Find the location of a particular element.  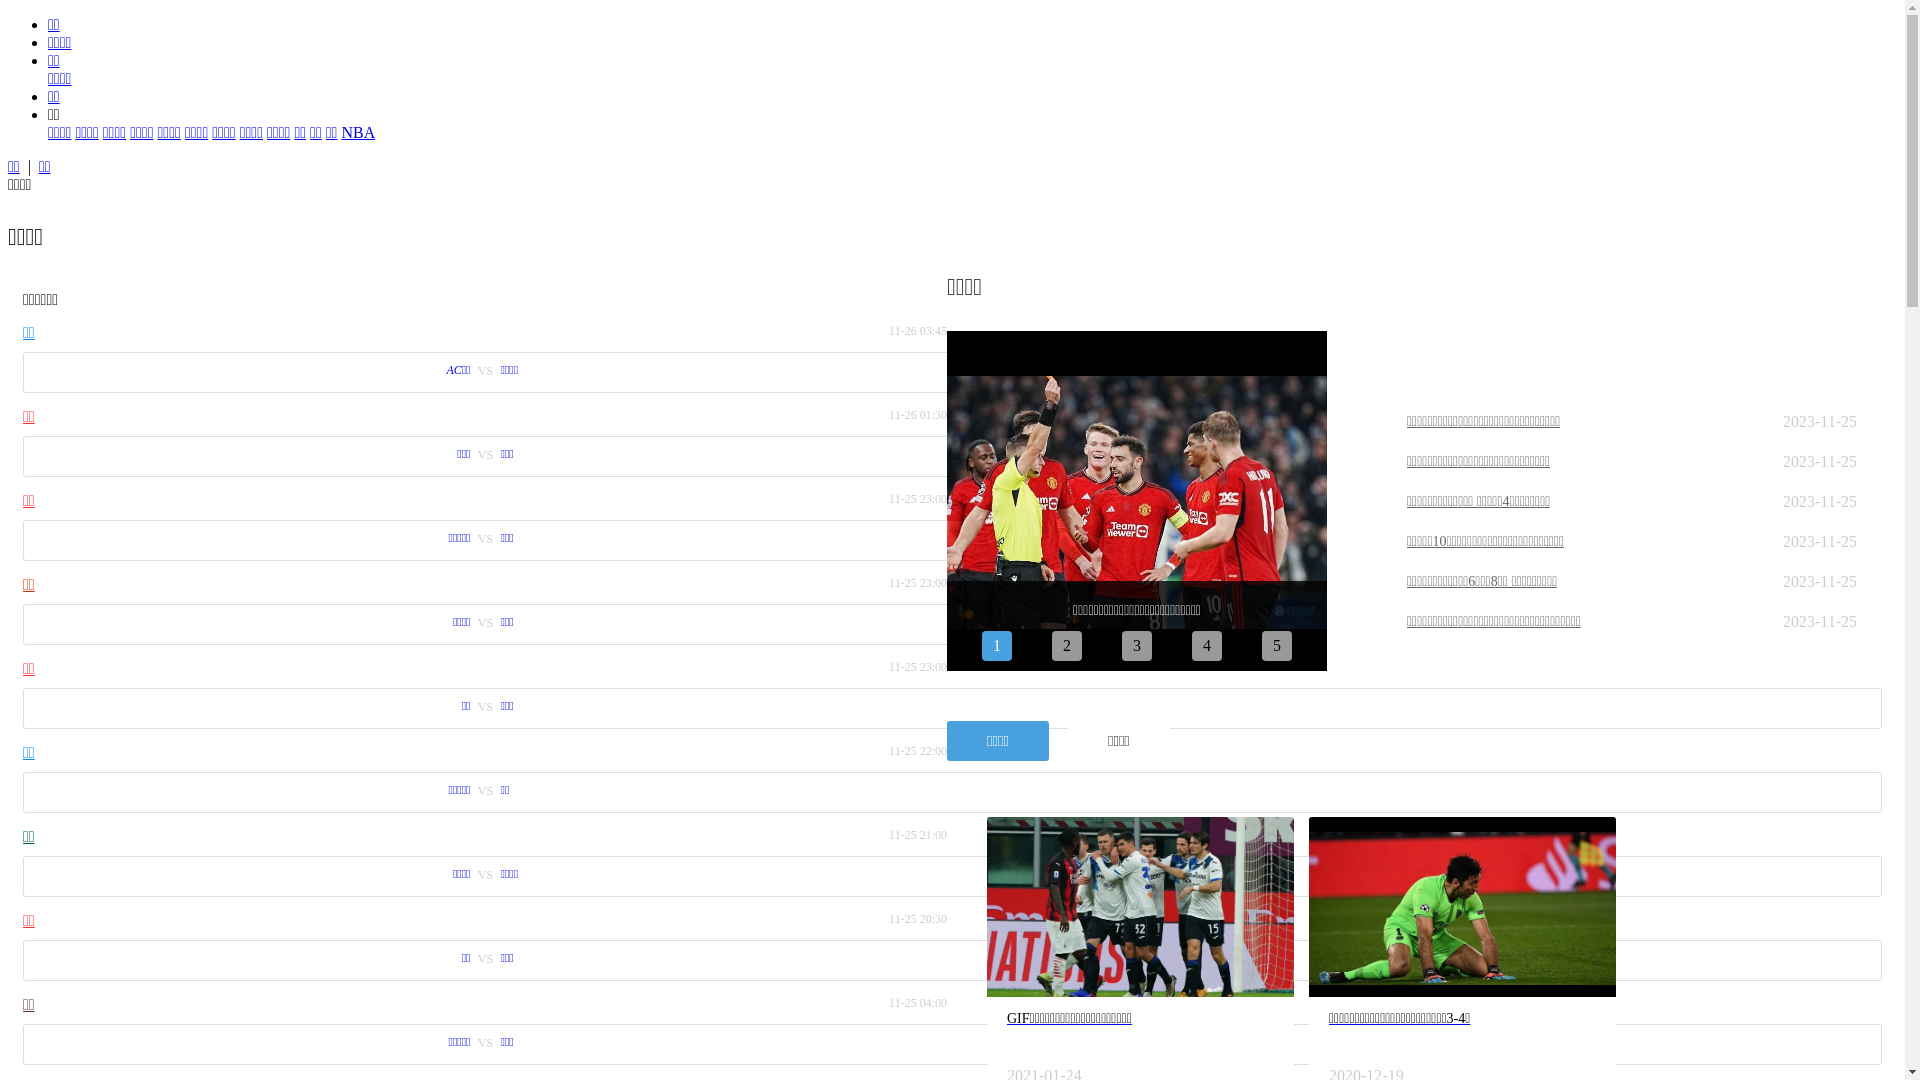

'NBA' is located at coordinates (358, 132).